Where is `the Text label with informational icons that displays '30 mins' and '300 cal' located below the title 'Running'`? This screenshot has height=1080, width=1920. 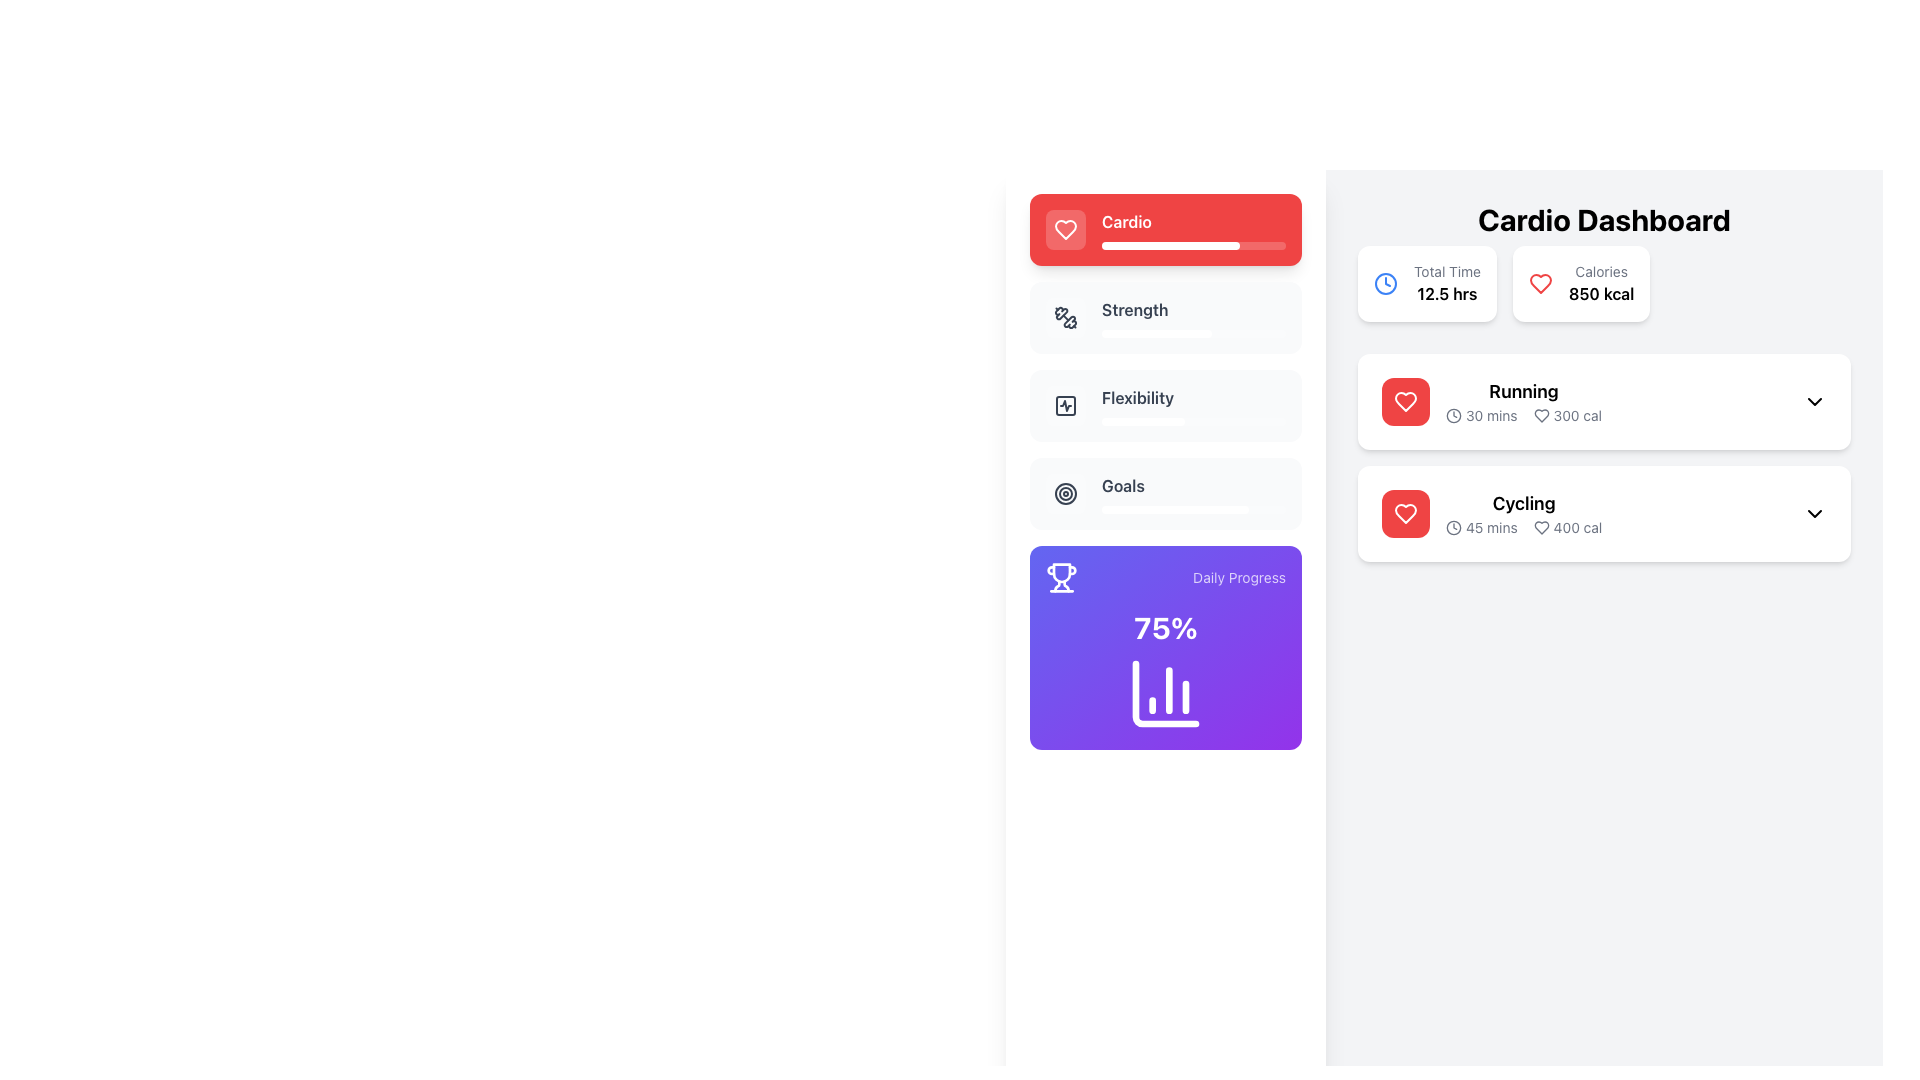 the Text label with informational icons that displays '30 mins' and '300 cal' located below the title 'Running' is located at coordinates (1523, 415).